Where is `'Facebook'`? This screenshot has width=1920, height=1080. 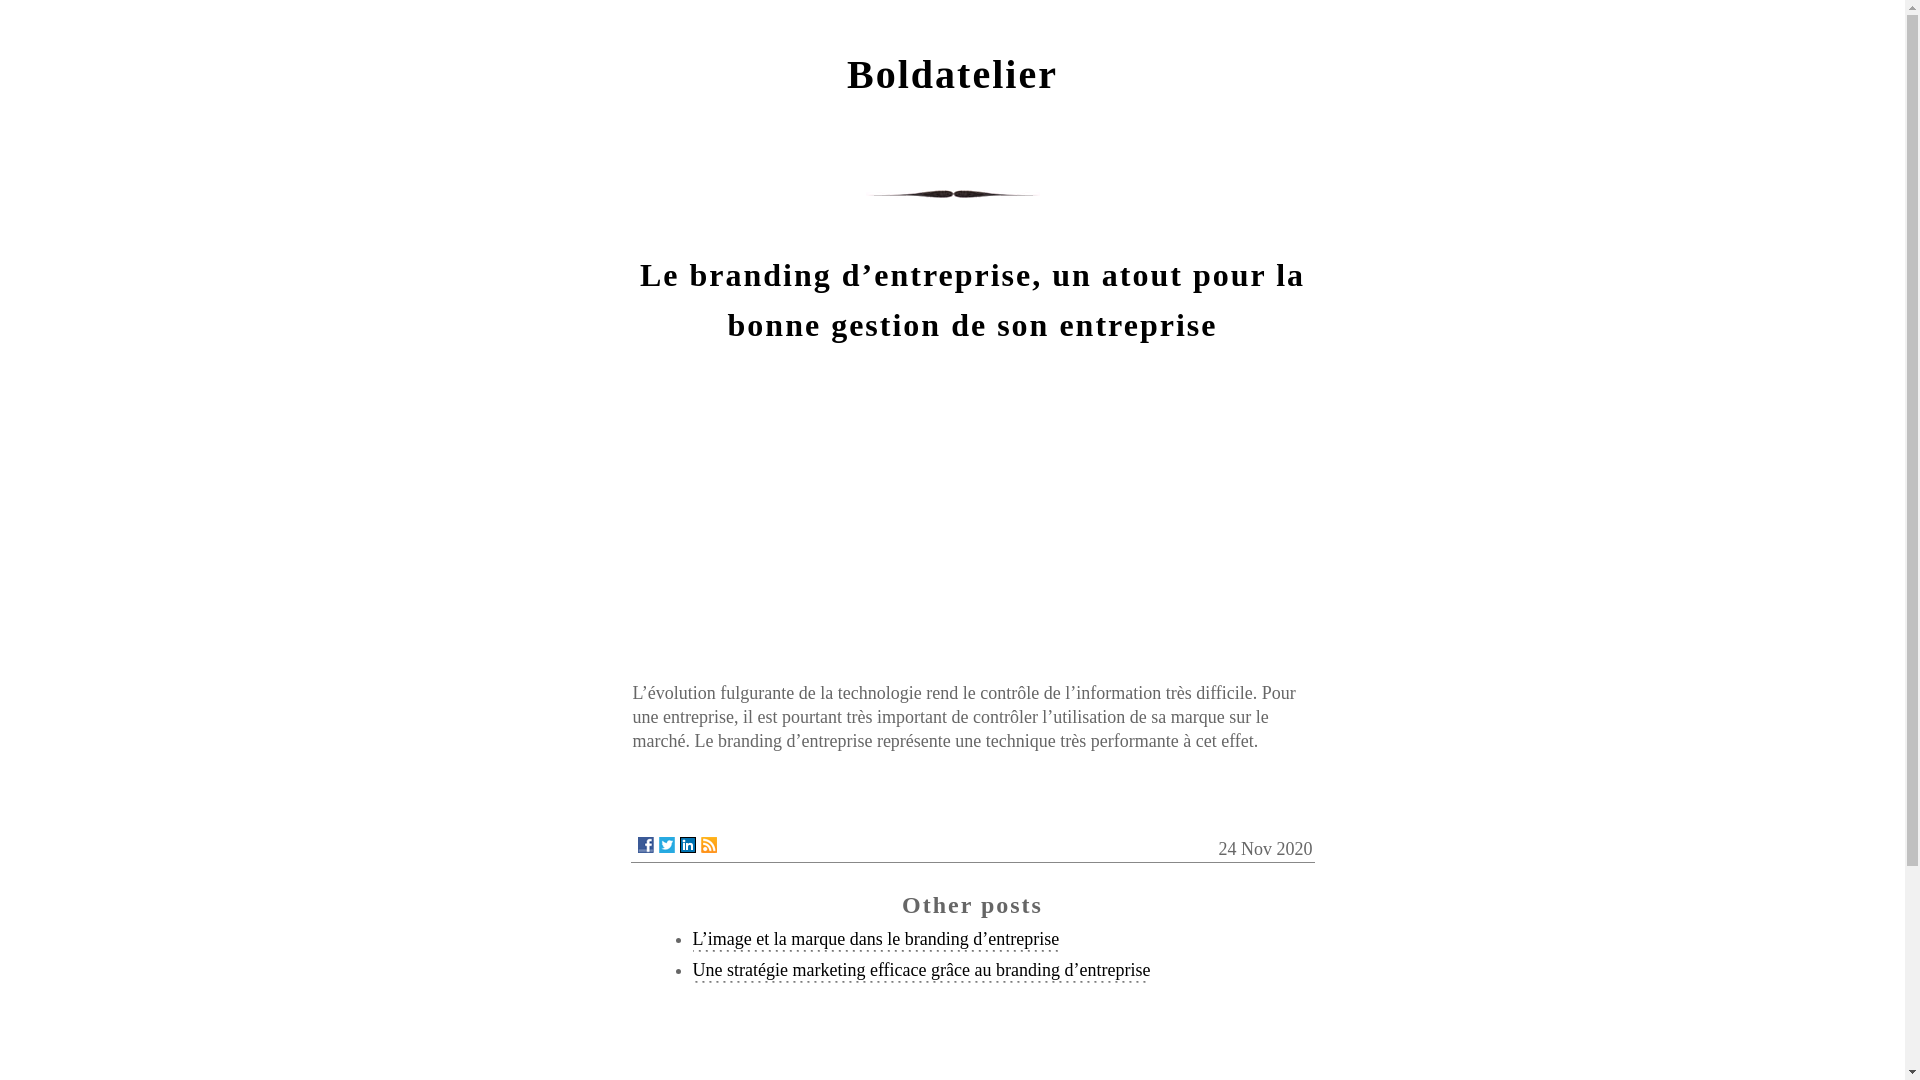
'Facebook' is located at coordinates (637, 844).